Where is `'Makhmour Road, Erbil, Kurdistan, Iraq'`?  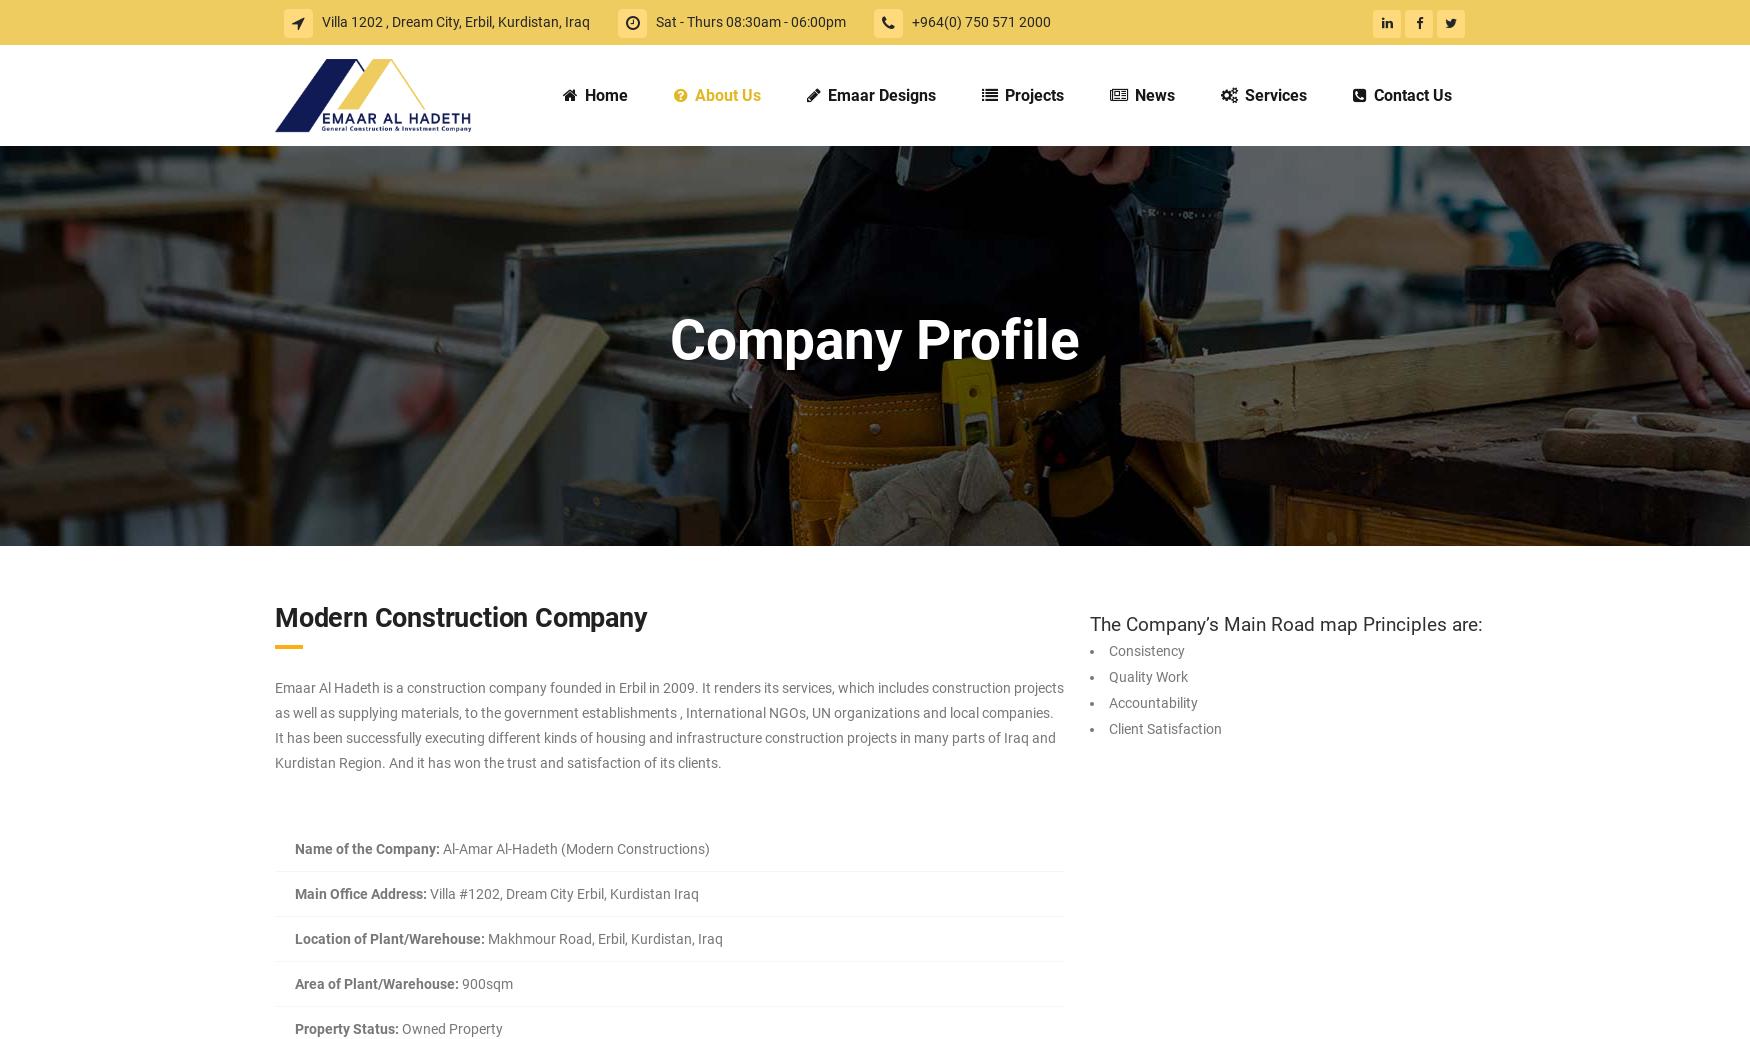 'Makhmour Road, Erbil, Kurdistan, Iraq' is located at coordinates (603, 939).